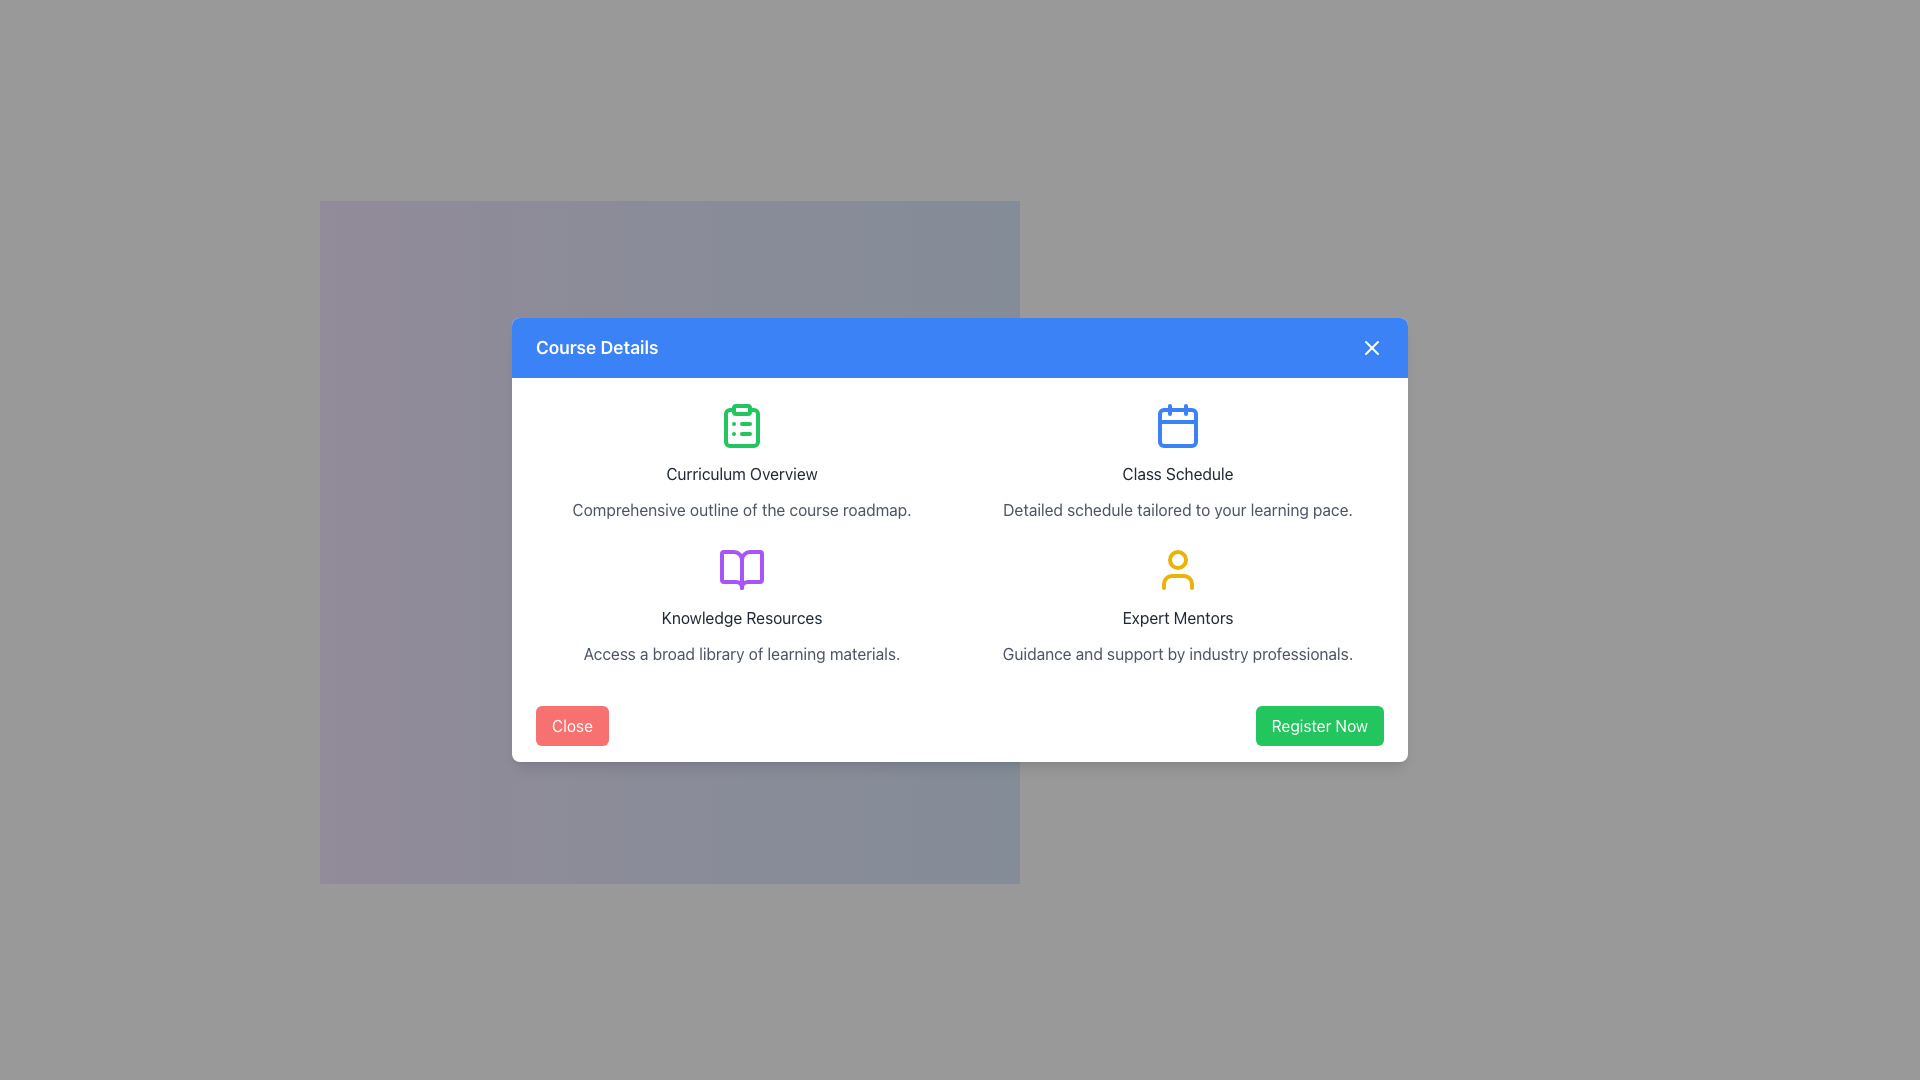 This screenshot has width=1920, height=1080. I want to click on the 'Curriculum Overview' text label, which is styled as a heading in gray and positioned beneath a clipboard icon within the Course Details section, so click(741, 474).